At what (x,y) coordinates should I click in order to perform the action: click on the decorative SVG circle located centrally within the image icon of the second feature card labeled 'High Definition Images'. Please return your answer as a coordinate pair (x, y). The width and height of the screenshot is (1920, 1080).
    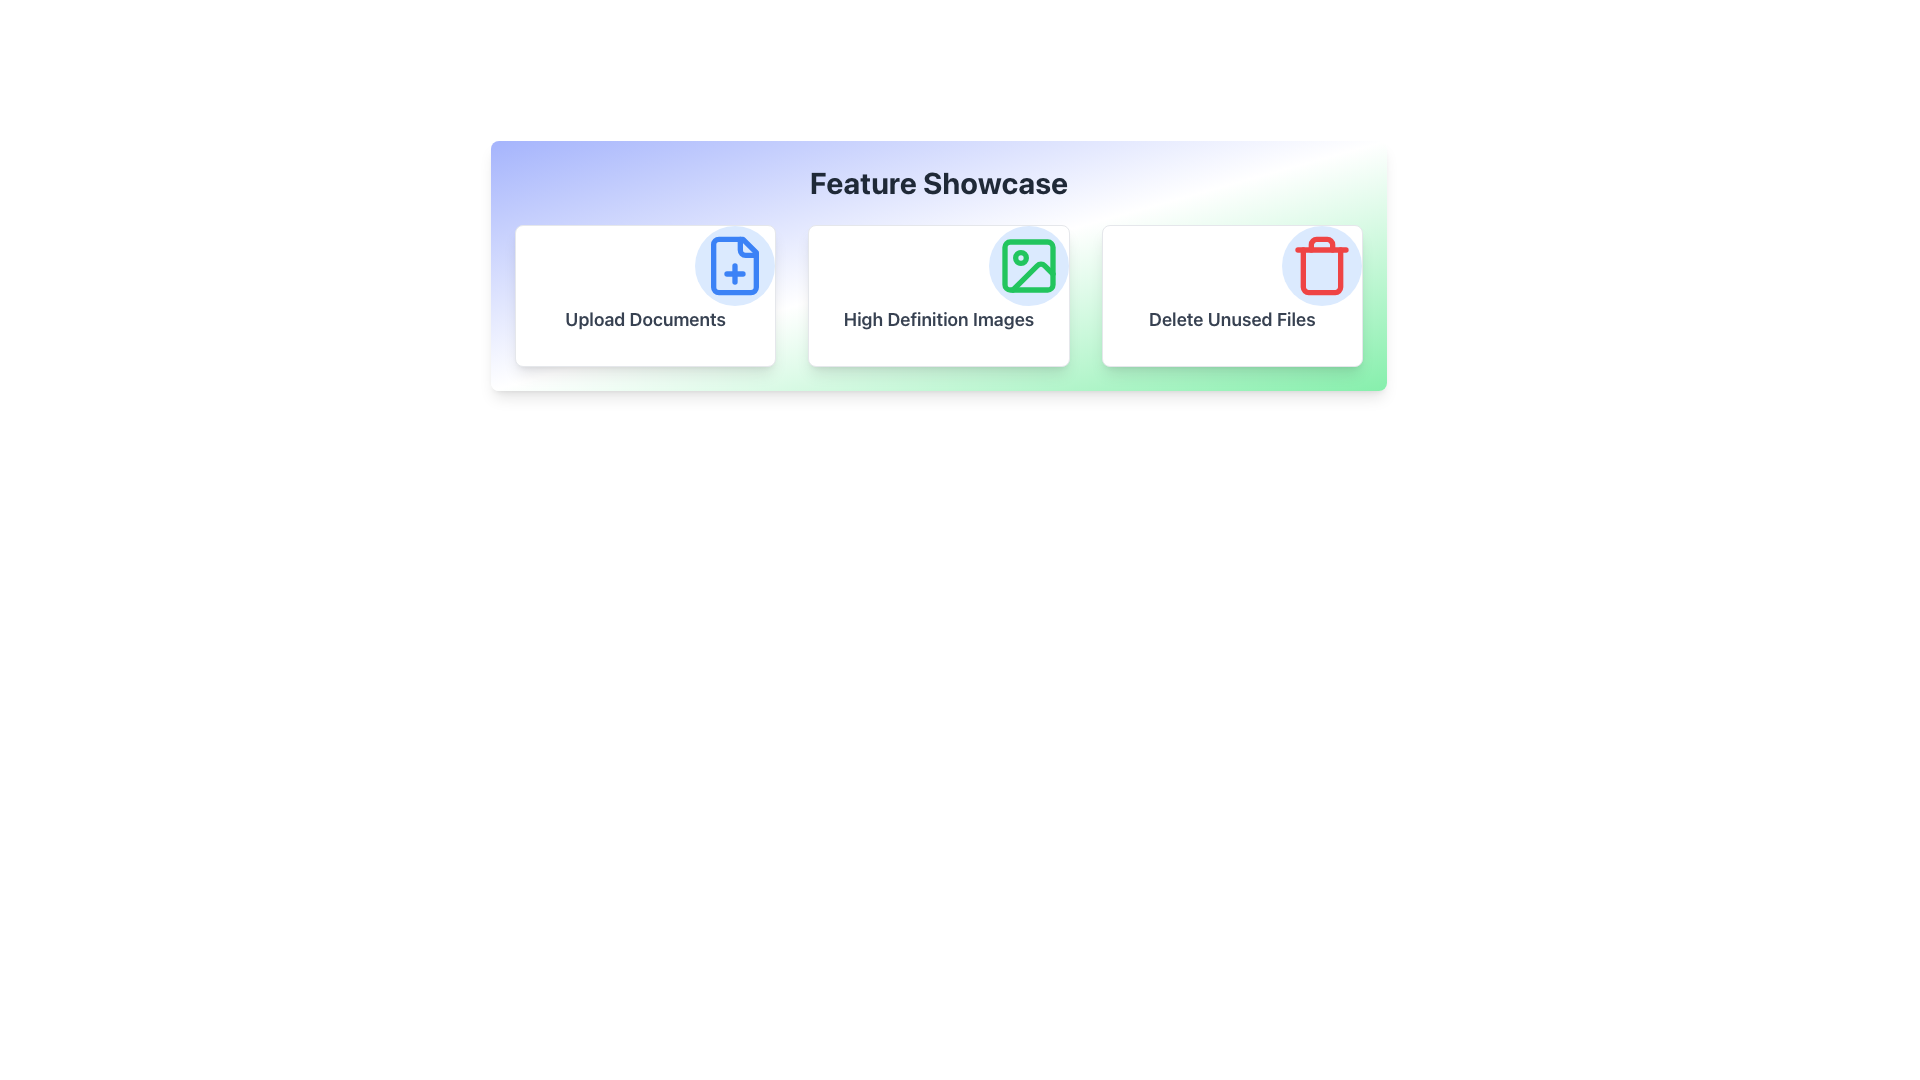
    Looking at the image, I should click on (1020, 257).